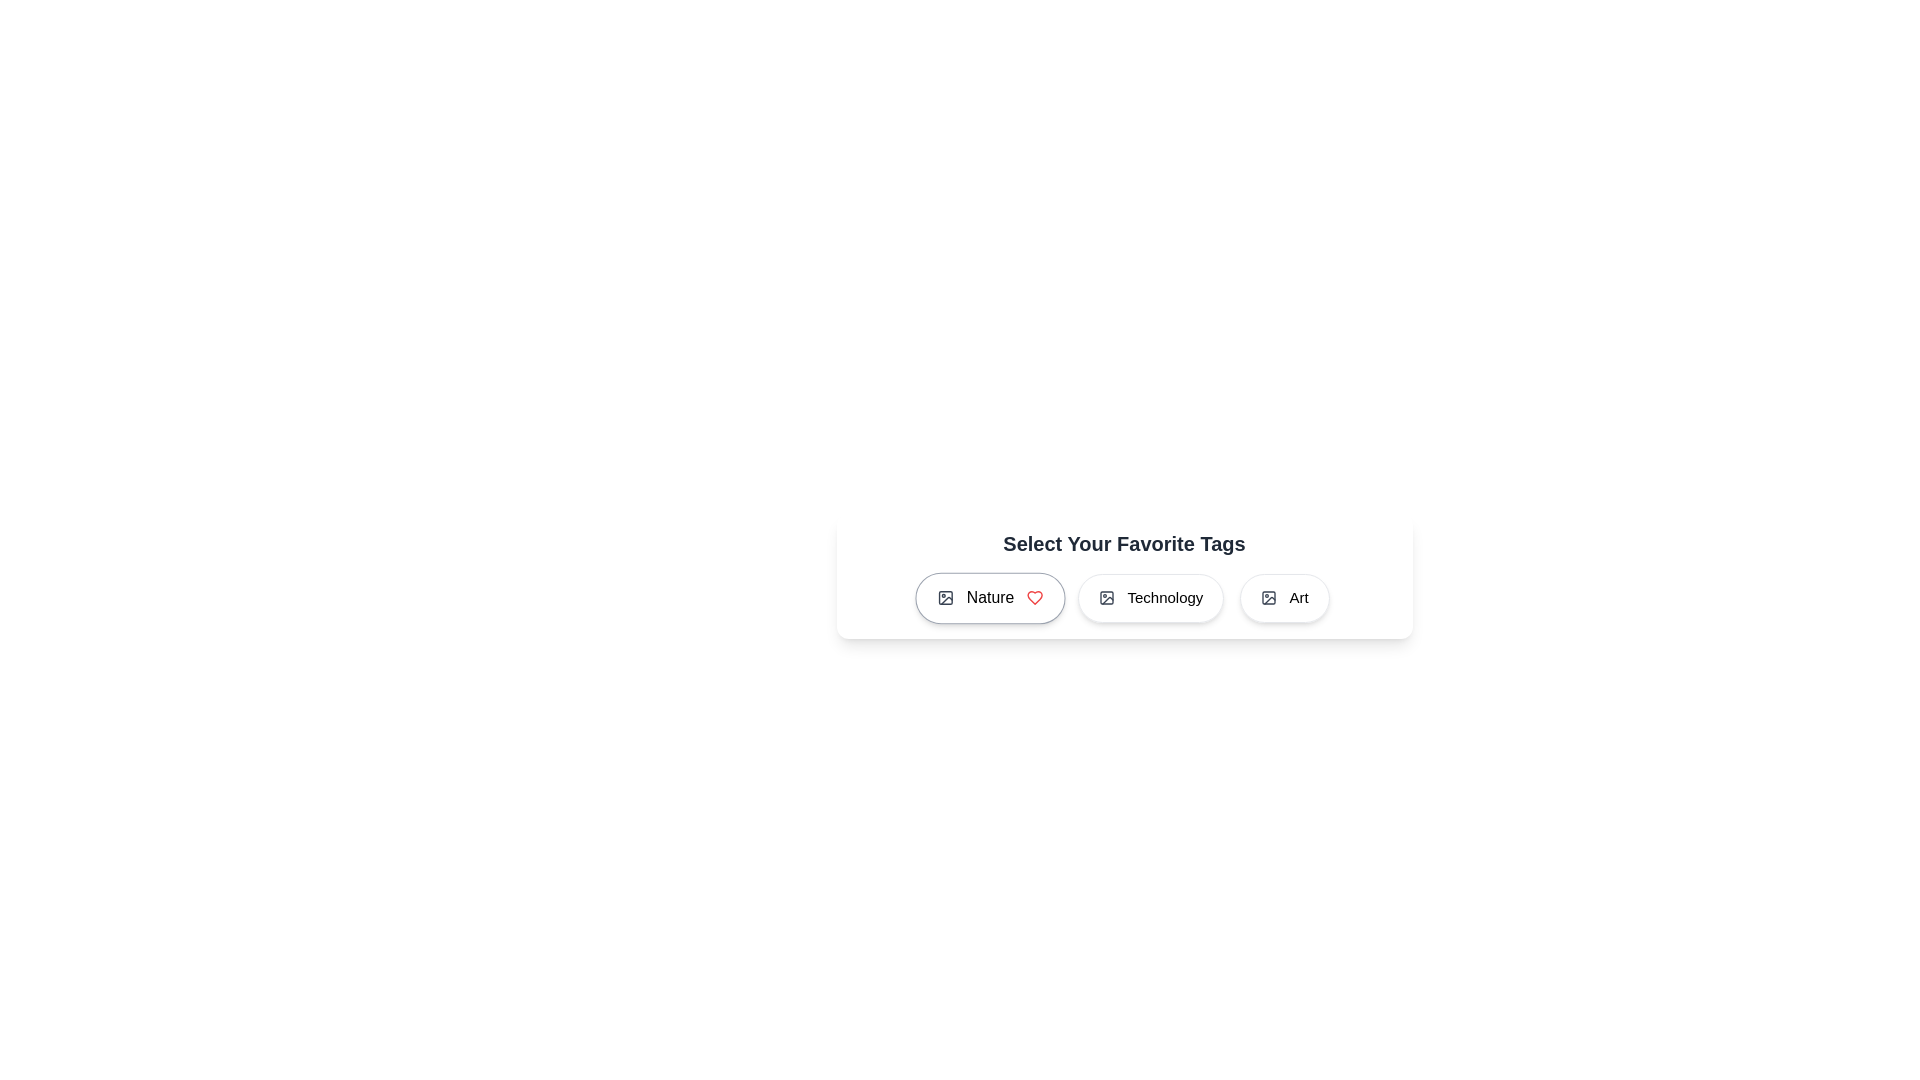 This screenshot has width=1920, height=1080. I want to click on the icon inside the tag labeled Art, so click(1268, 597).